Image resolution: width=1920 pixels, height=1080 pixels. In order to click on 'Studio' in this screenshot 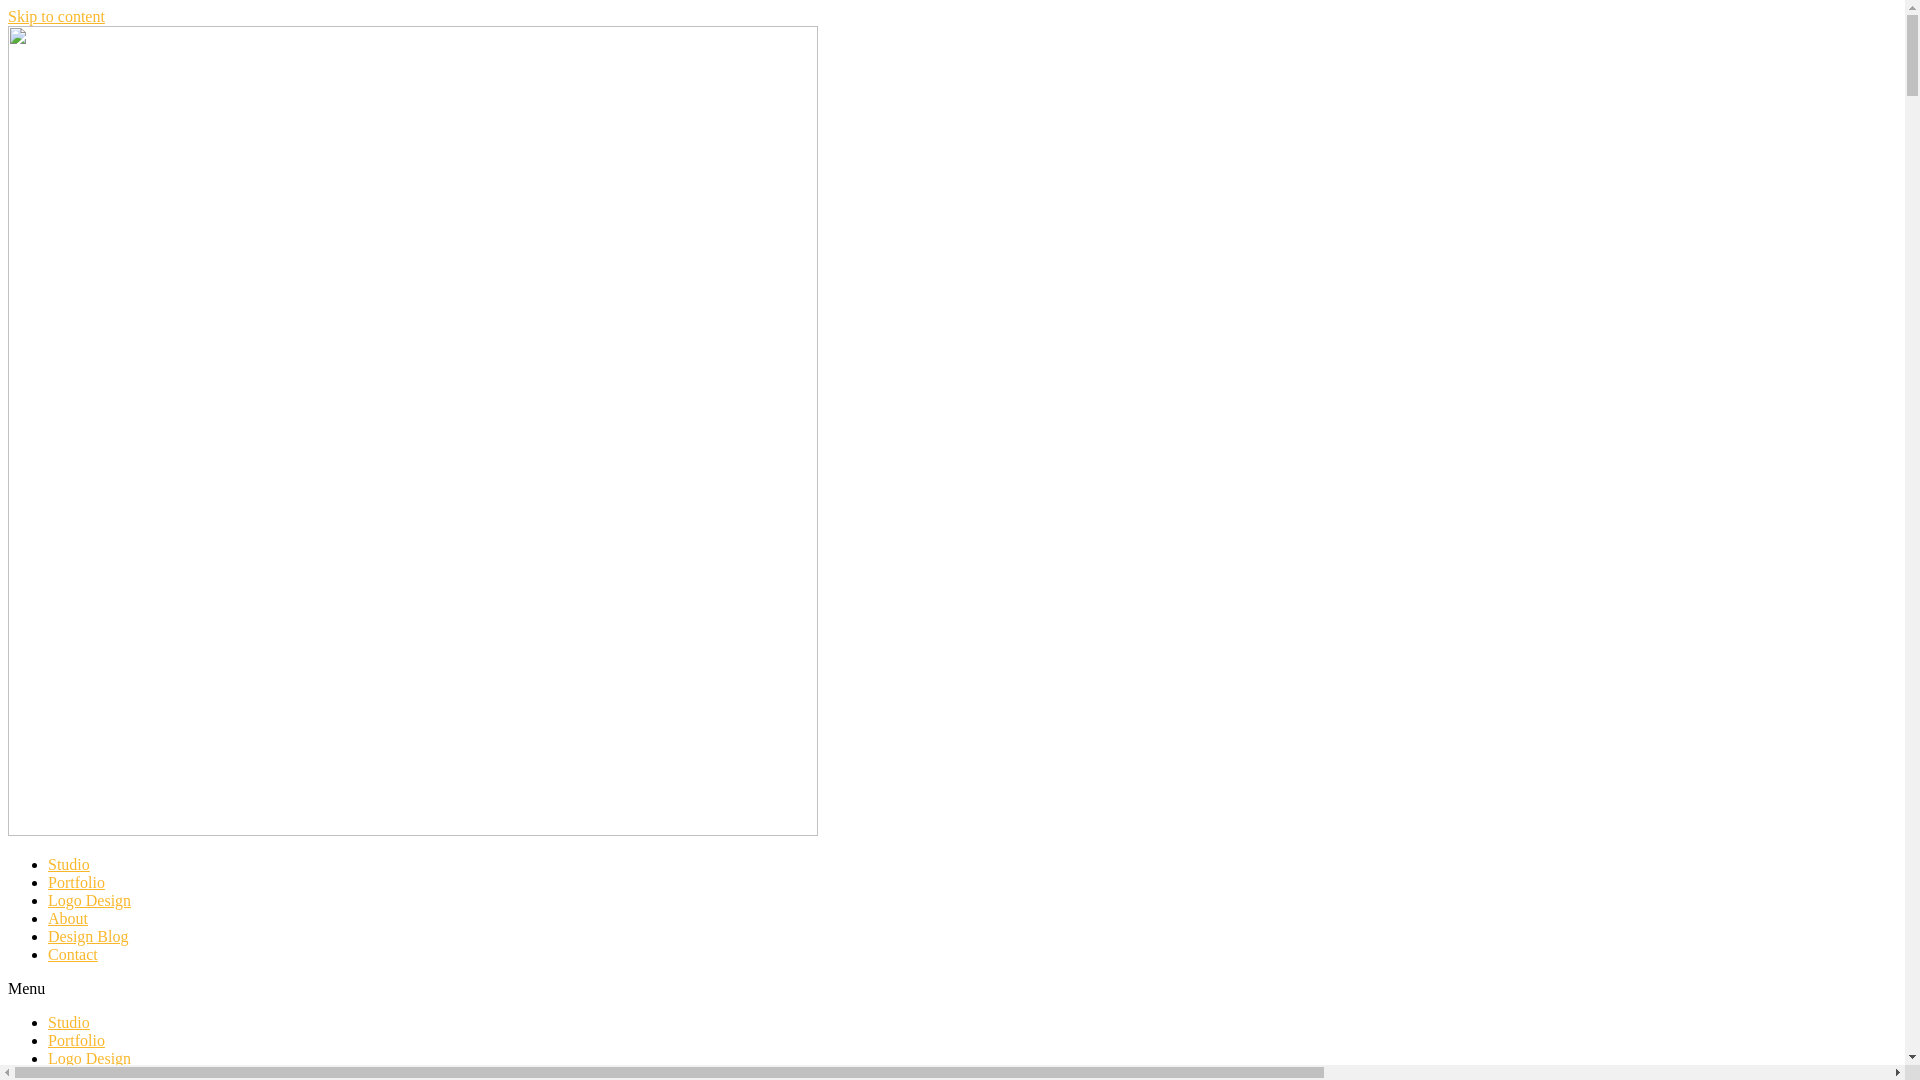, I will do `click(48, 863)`.